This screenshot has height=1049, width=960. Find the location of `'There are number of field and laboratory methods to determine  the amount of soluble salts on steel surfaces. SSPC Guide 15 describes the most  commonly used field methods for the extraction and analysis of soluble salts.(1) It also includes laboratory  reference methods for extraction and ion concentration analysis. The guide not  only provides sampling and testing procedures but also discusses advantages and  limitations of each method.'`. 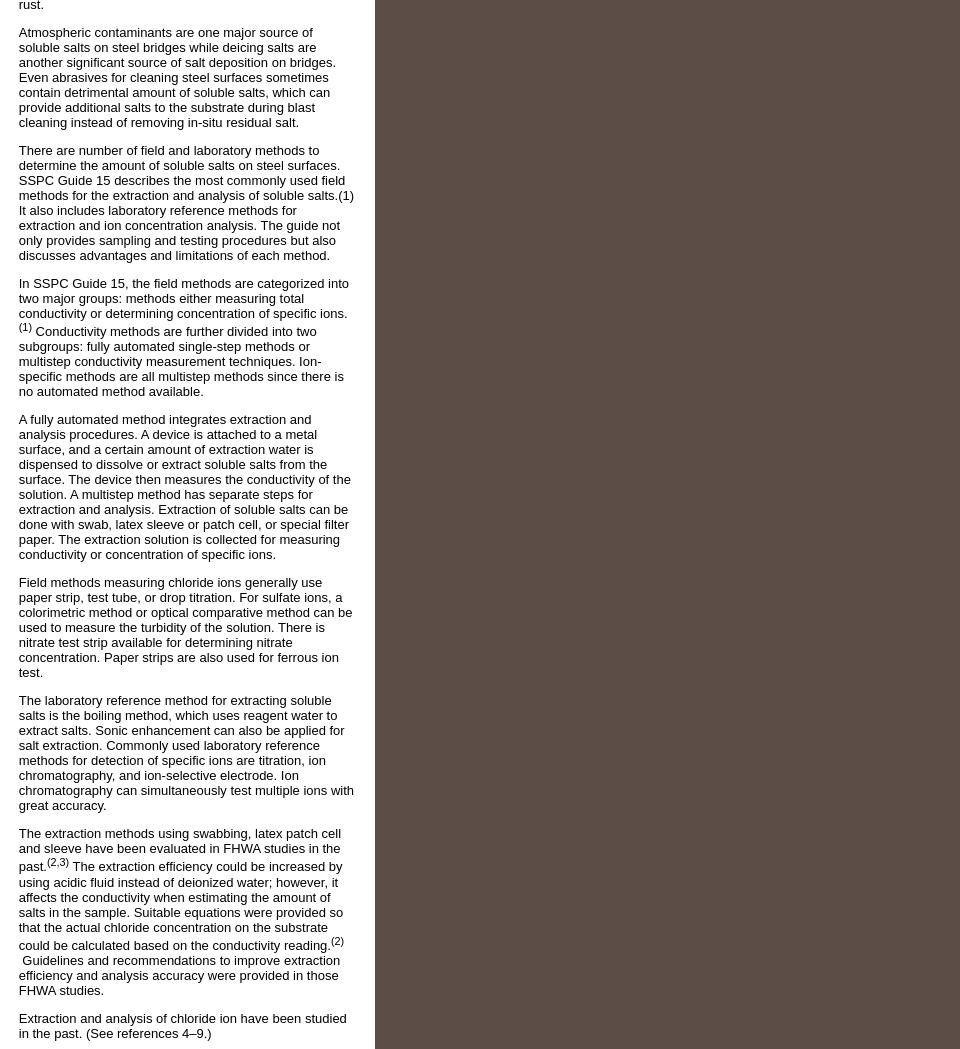

'There are number of field and laboratory methods to determine  the amount of soluble salts on steel surfaces. SSPC Guide 15 describes the most  commonly used field methods for the extraction and analysis of soluble salts.(1) It also includes laboratory  reference methods for extraction and ion concentration analysis. The guide not  only provides sampling and testing procedures but also discusses advantages and  limitations of each method.' is located at coordinates (186, 201).